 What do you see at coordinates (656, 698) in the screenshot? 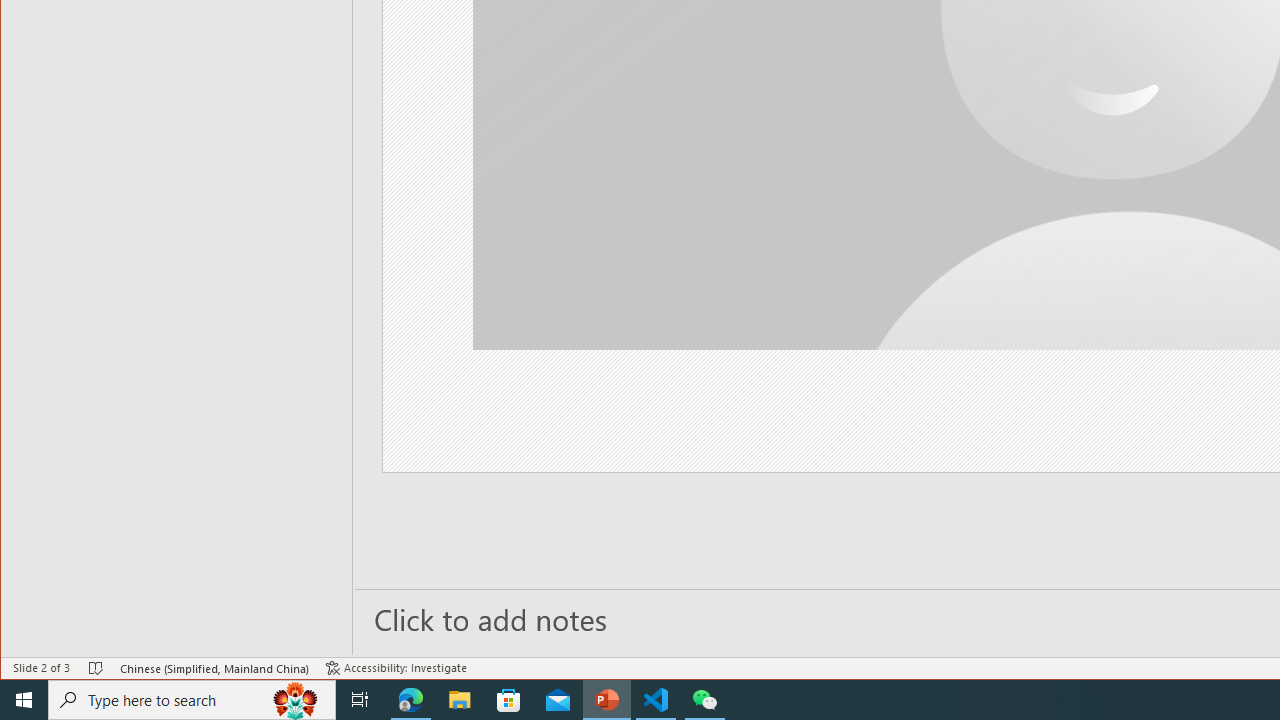
I see `'Visual Studio Code - 1 running window'` at bounding box center [656, 698].